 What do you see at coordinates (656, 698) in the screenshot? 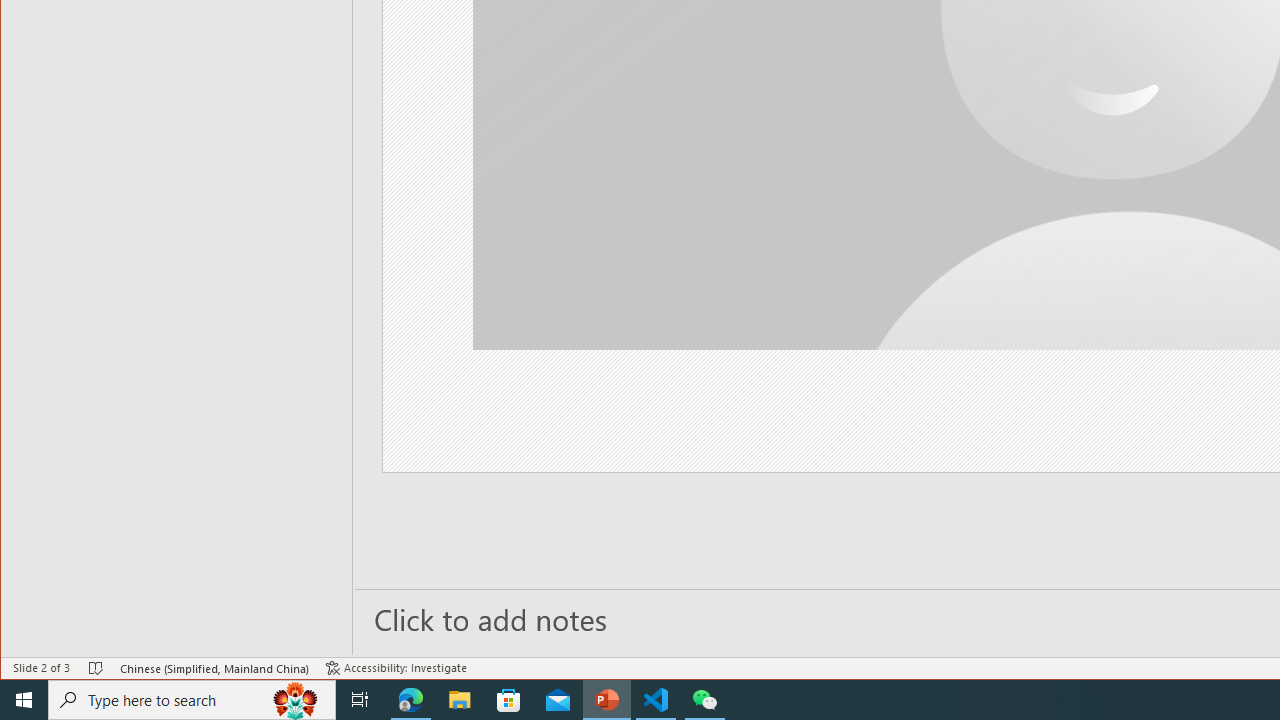
I see `'Visual Studio Code - 1 running window'` at bounding box center [656, 698].